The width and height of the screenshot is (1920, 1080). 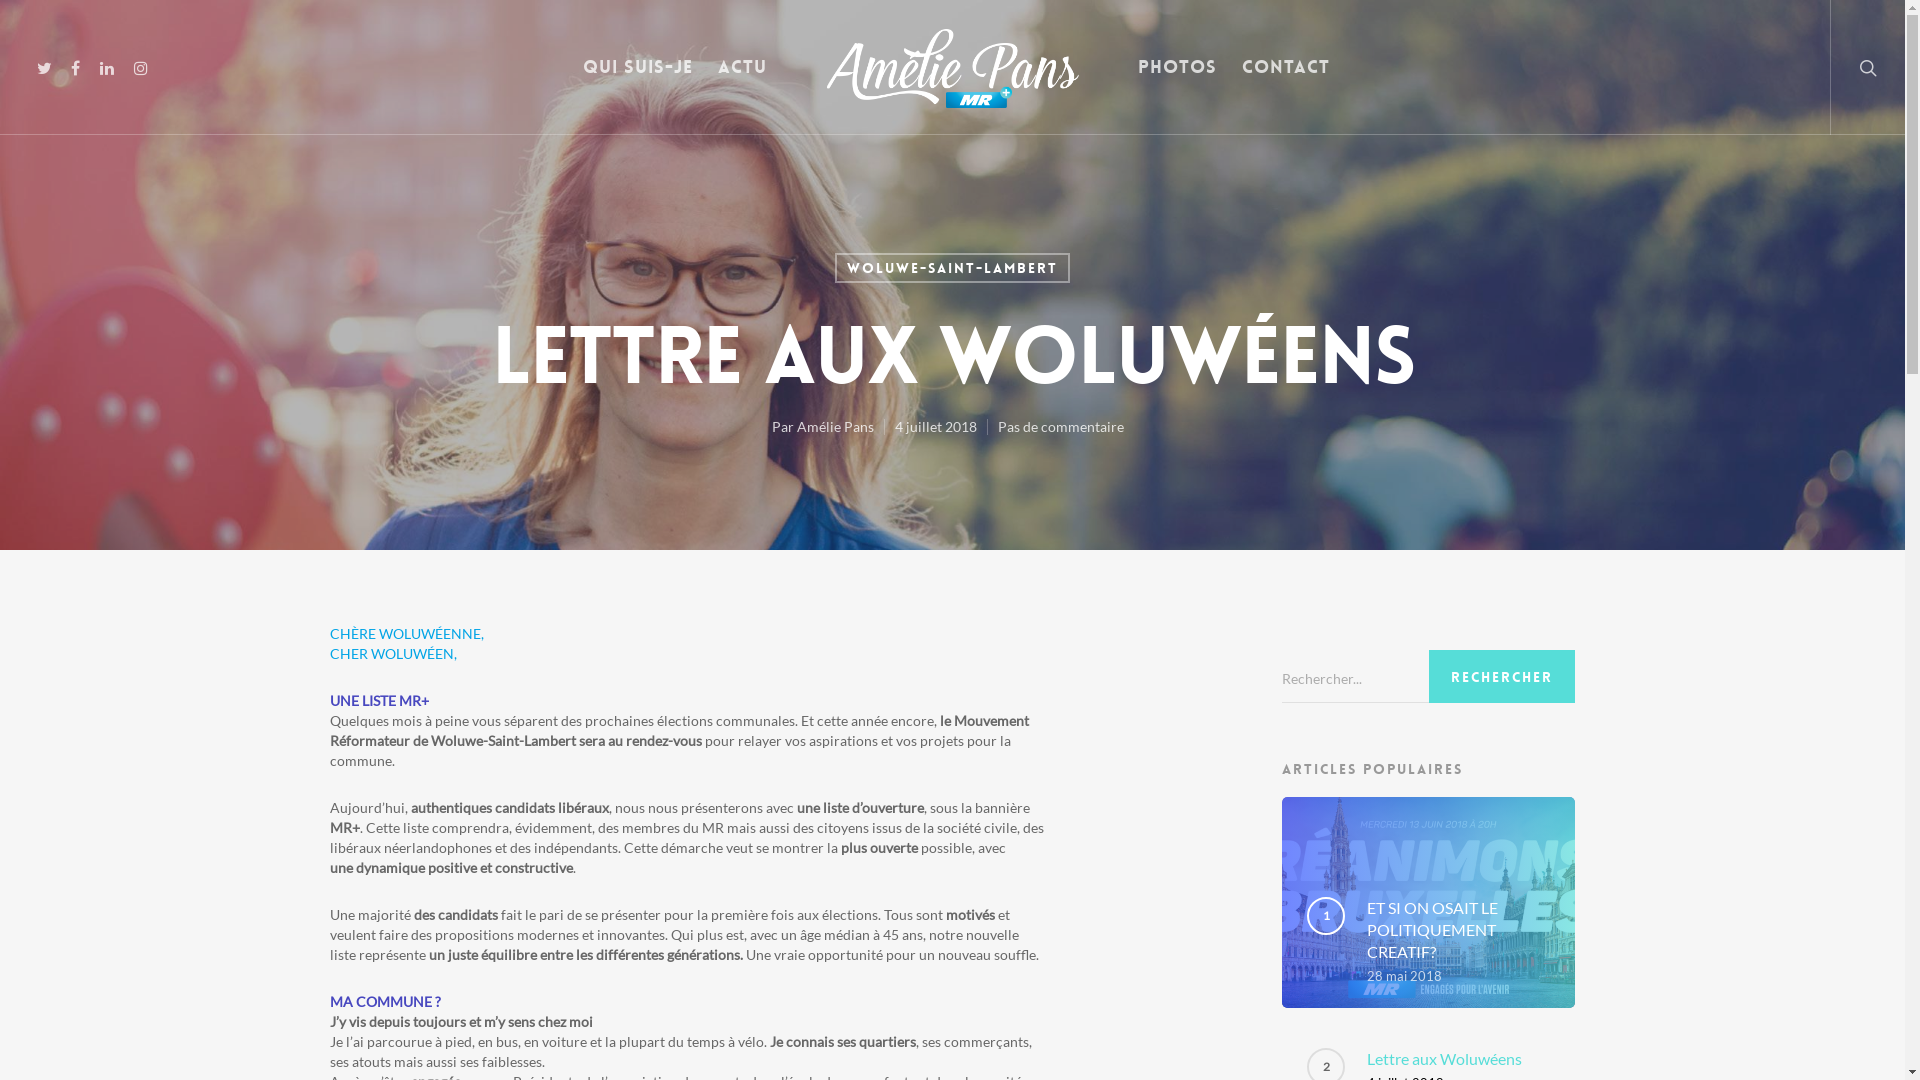 I want to click on 'Rechercher', so click(x=1428, y=676).